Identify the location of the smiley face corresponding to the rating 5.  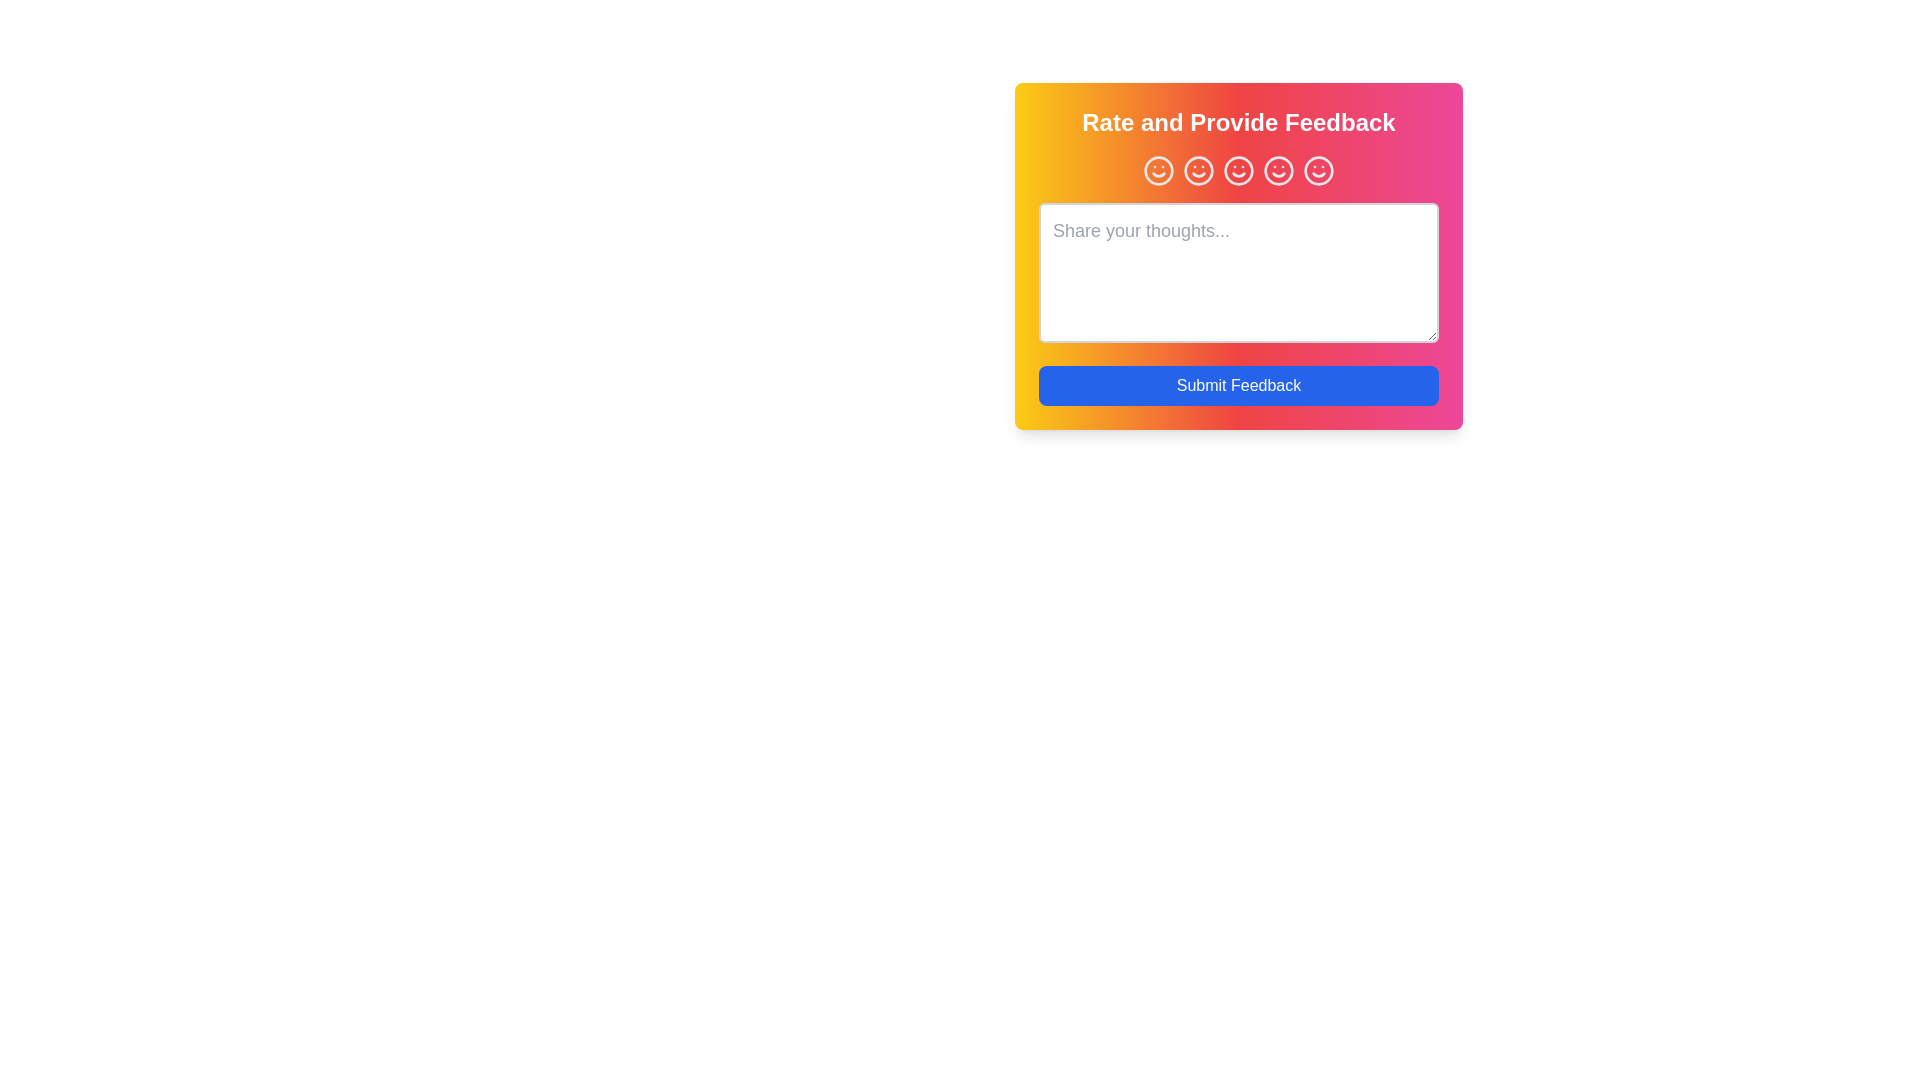
(1319, 169).